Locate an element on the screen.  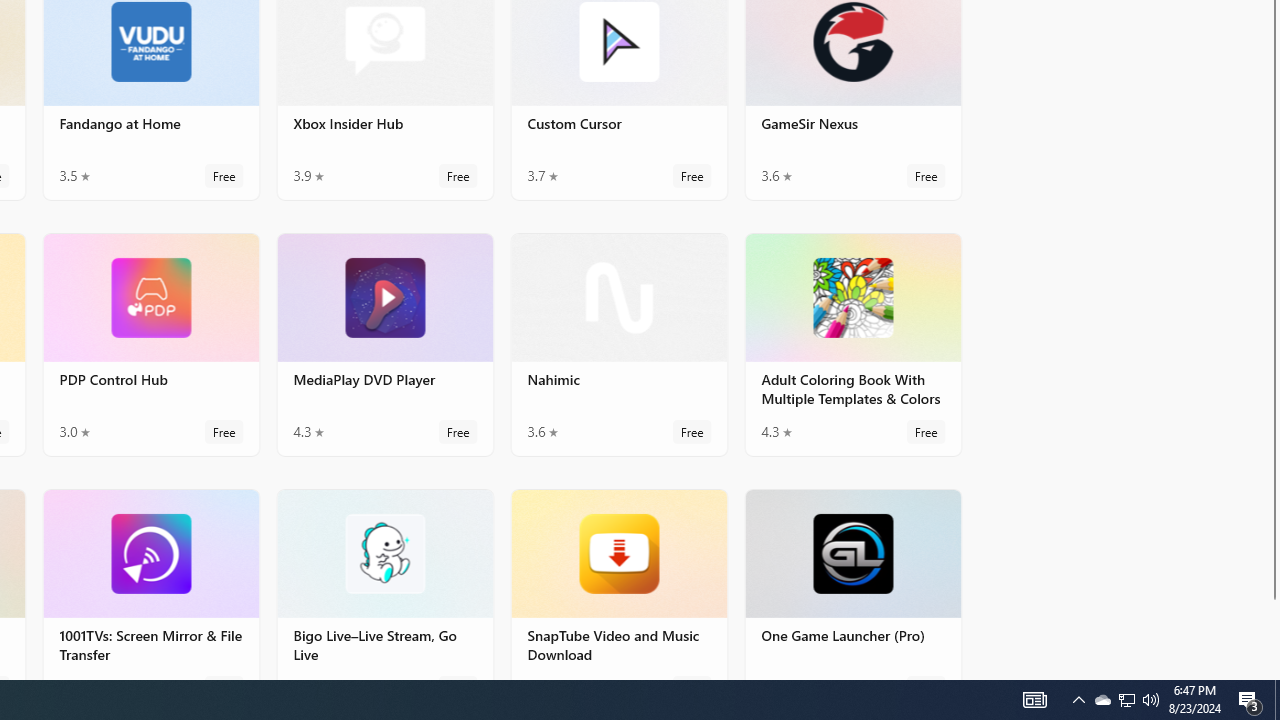
'Nahimic. Average rating of 3.6 out of five stars. Free  ' is located at coordinates (617, 342).